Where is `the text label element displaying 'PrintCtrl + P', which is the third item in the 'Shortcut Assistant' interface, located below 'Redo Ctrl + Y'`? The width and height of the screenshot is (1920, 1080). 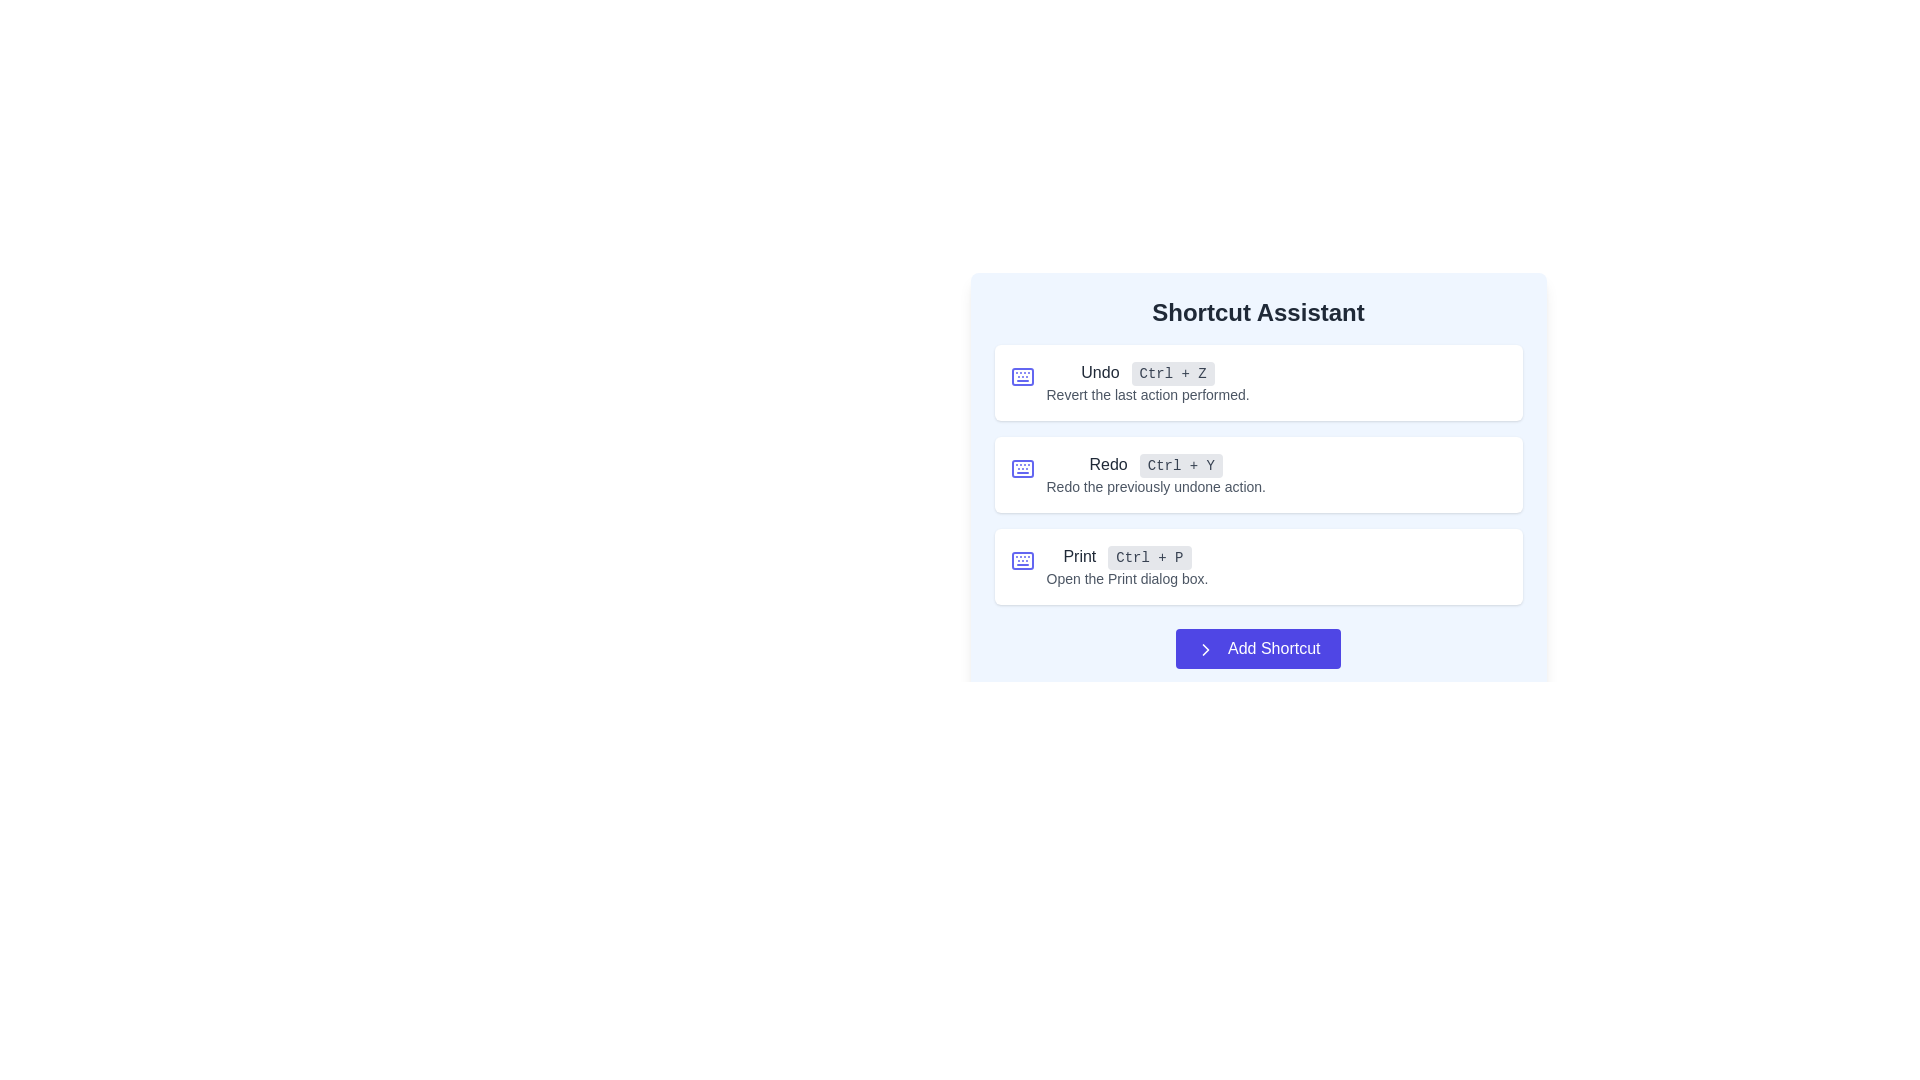
the text label element displaying 'PrintCtrl + P', which is the third item in the 'Shortcut Assistant' interface, located below 'Redo Ctrl + Y' is located at coordinates (1127, 556).